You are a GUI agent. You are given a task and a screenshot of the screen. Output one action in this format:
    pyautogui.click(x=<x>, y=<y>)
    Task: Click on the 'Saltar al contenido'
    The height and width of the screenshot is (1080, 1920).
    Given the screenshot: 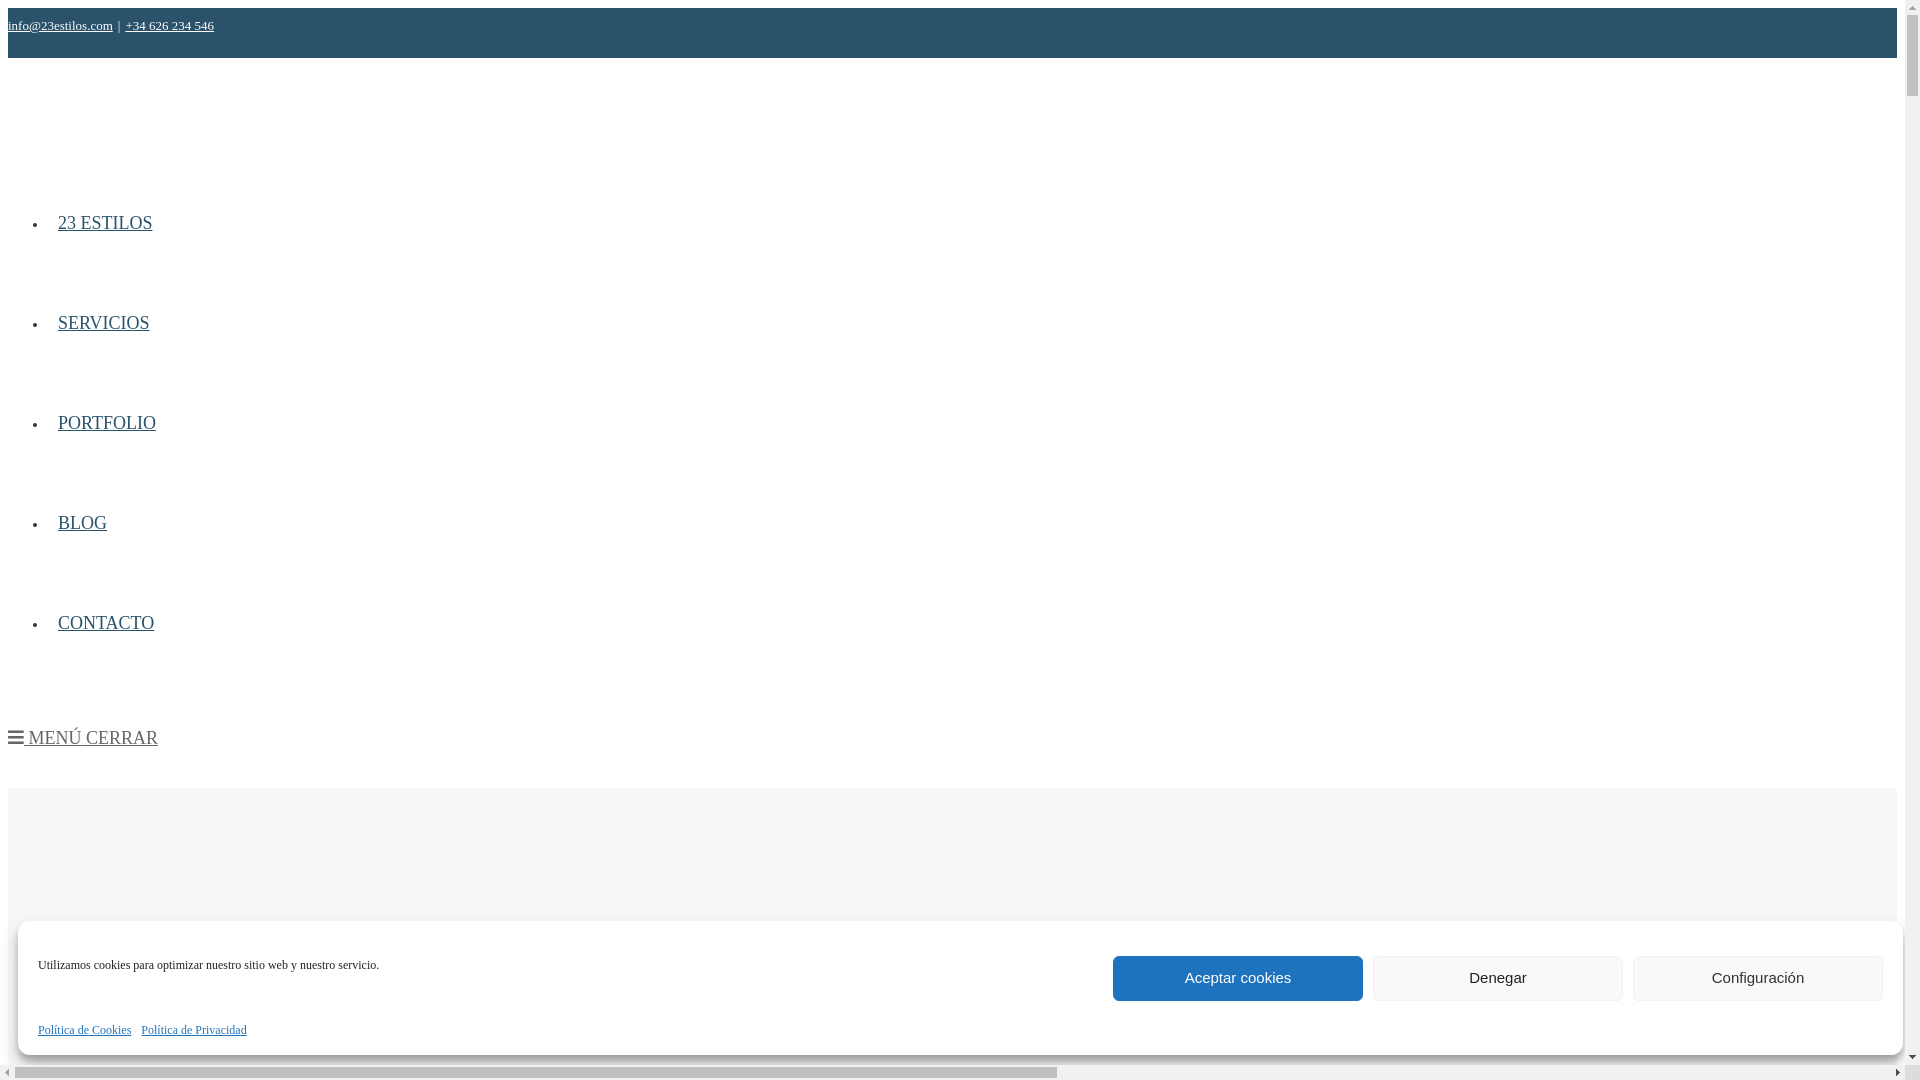 What is the action you would take?
    pyautogui.click(x=7, y=7)
    